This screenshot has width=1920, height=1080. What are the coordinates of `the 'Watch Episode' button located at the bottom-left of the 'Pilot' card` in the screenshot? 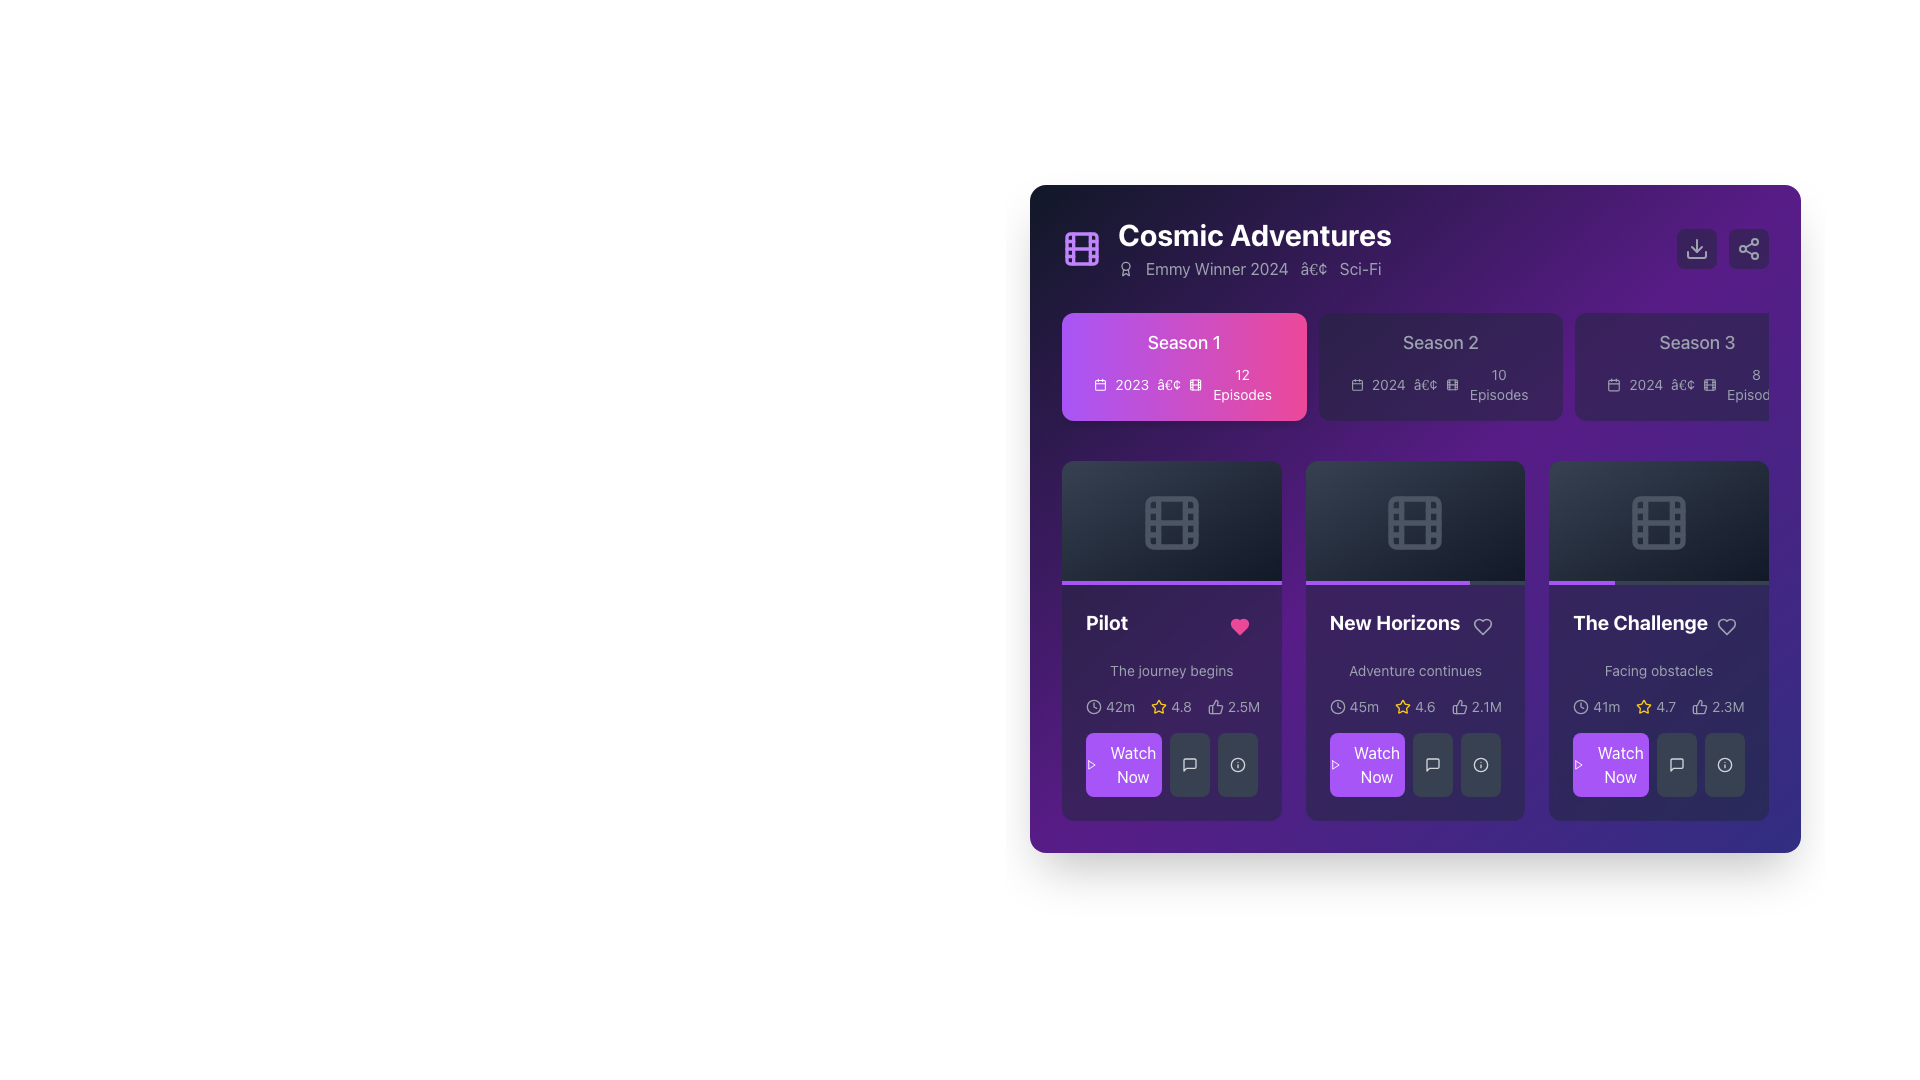 It's located at (1171, 764).